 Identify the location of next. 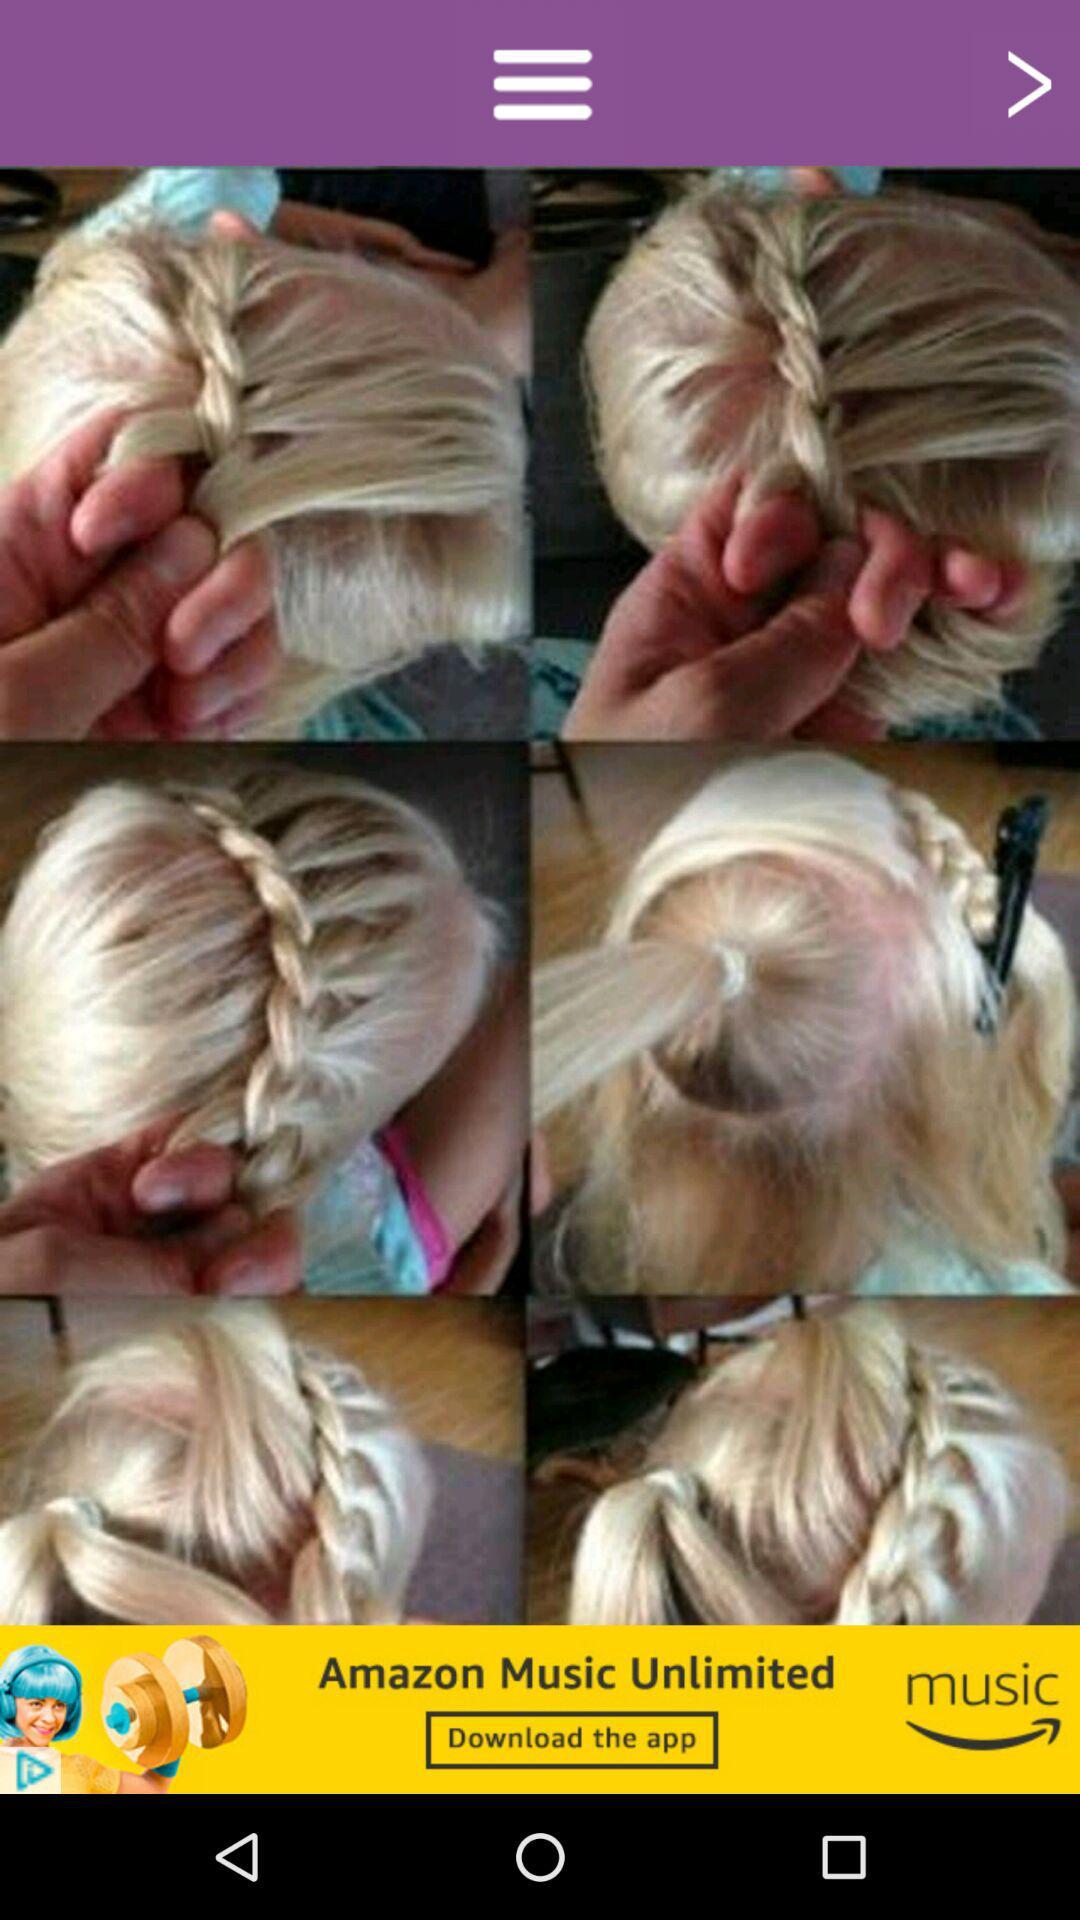
(1026, 81).